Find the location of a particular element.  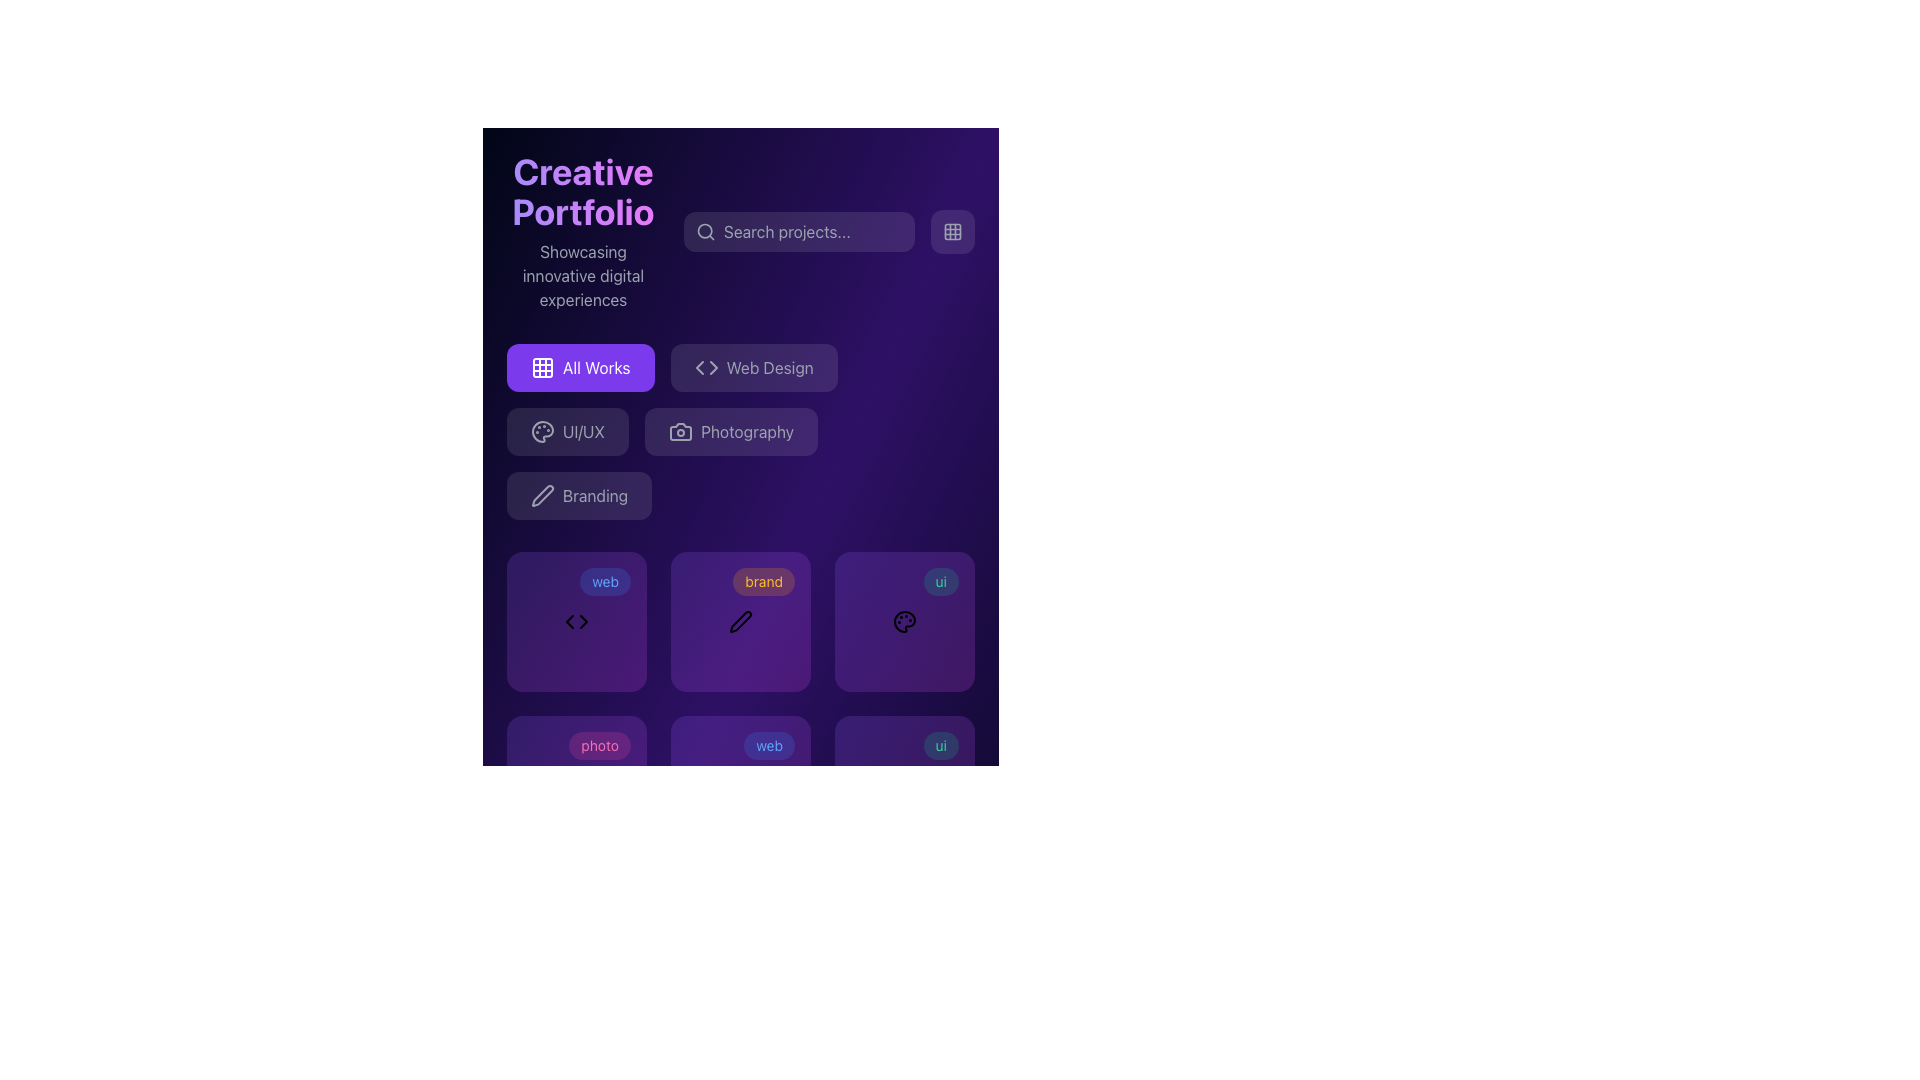

the main body shape of the palette icon located at the bottom right of the third grid item in the interface is located at coordinates (542, 431).